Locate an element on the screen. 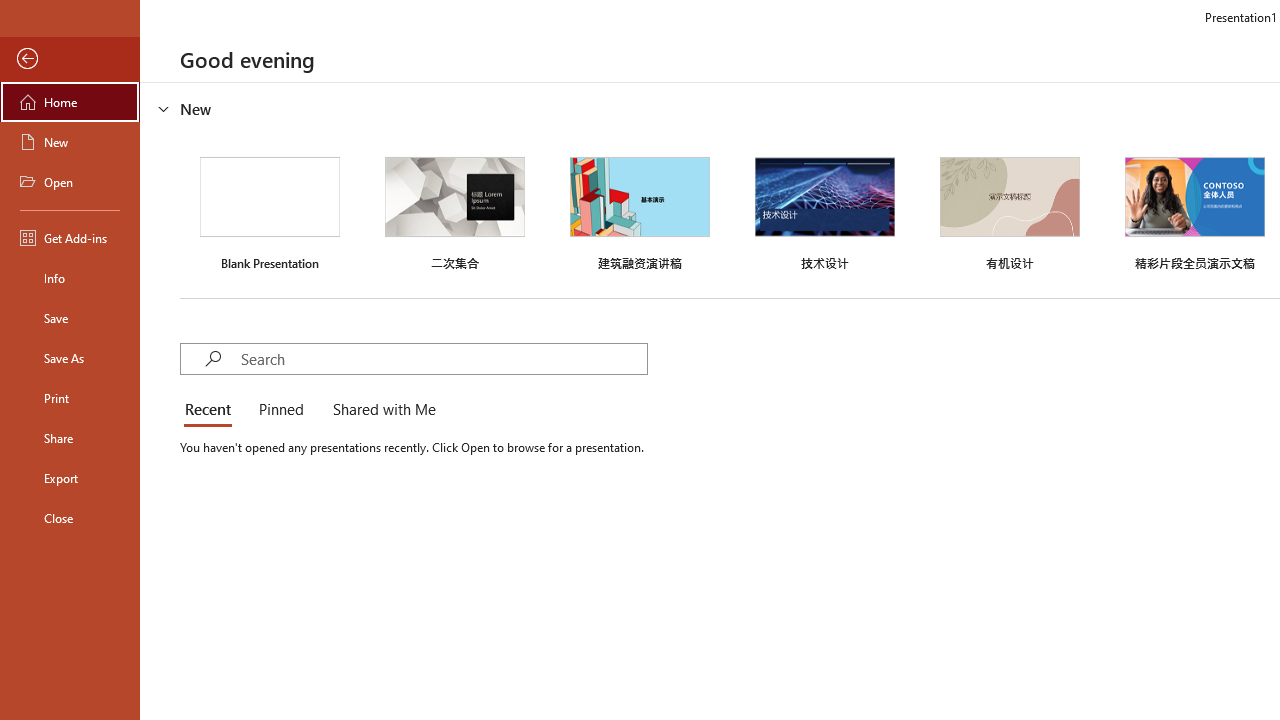  'Info' is located at coordinates (69, 277).